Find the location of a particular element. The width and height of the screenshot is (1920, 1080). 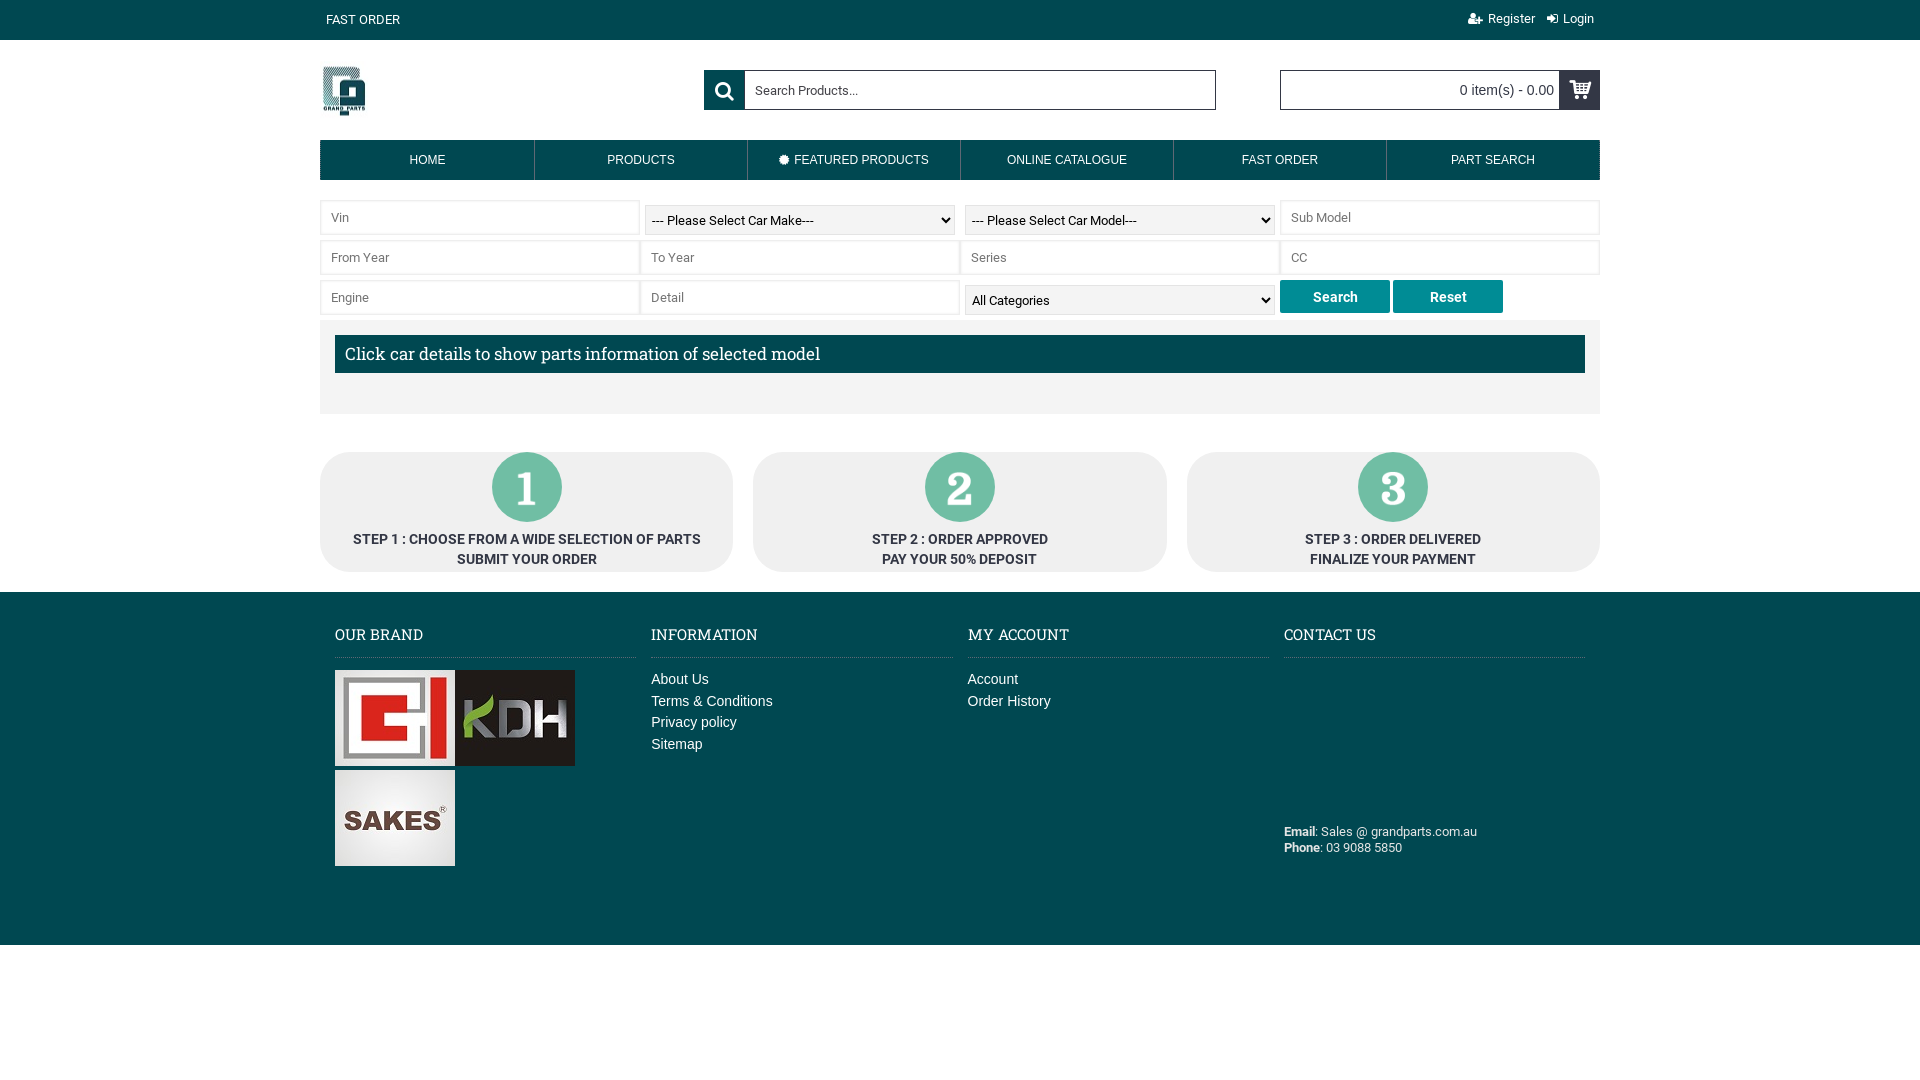

'About Us' is located at coordinates (651, 678).